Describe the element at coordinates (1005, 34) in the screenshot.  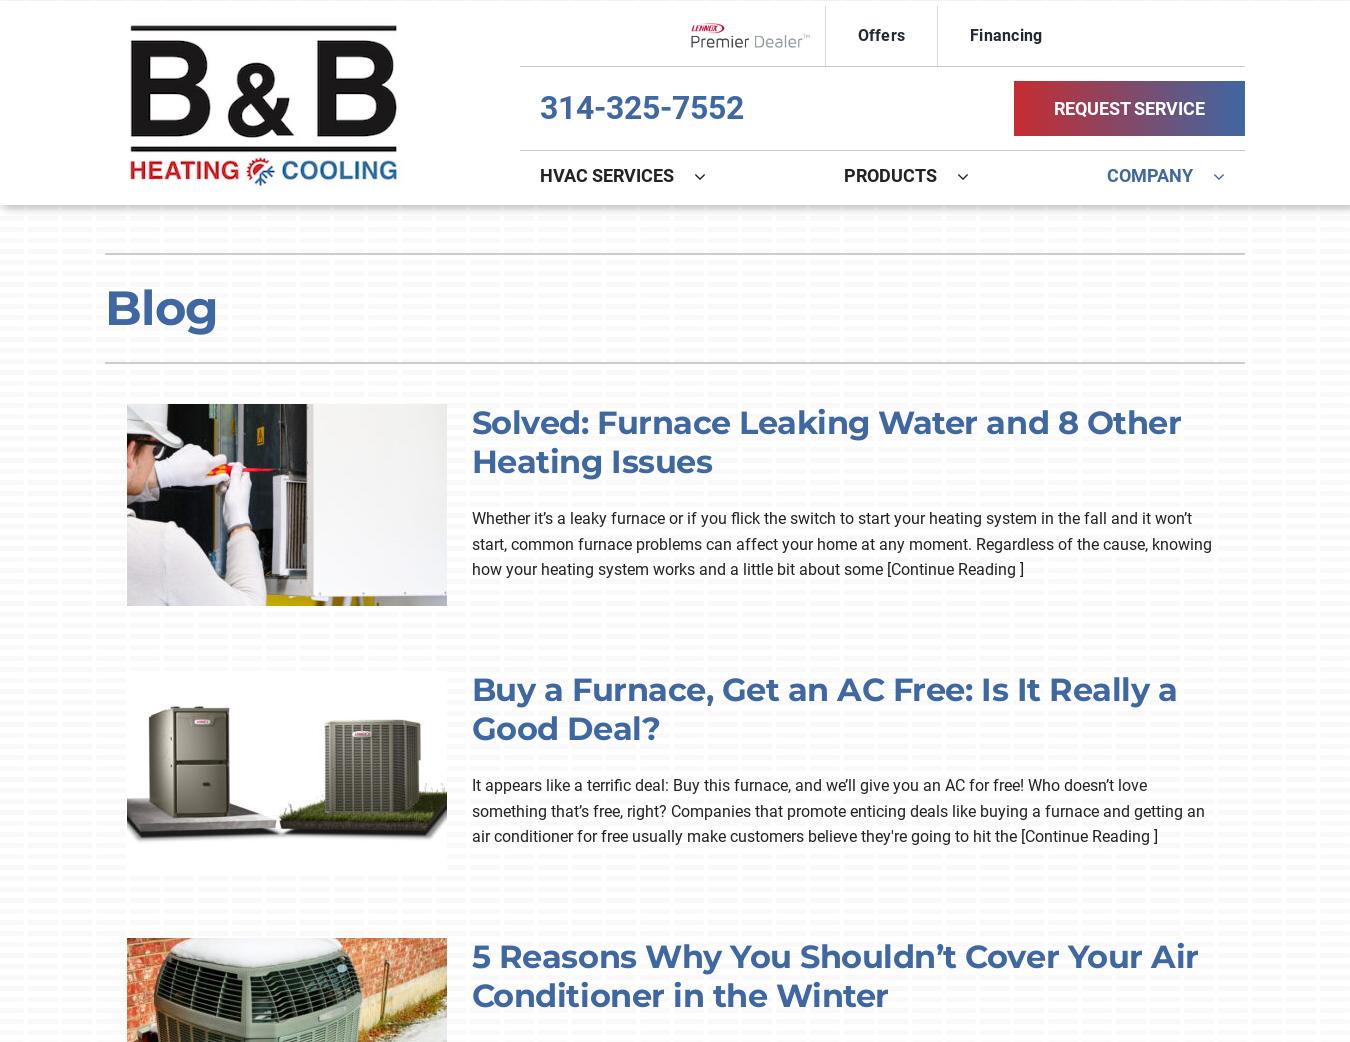
I see `'Financing'` at that location.